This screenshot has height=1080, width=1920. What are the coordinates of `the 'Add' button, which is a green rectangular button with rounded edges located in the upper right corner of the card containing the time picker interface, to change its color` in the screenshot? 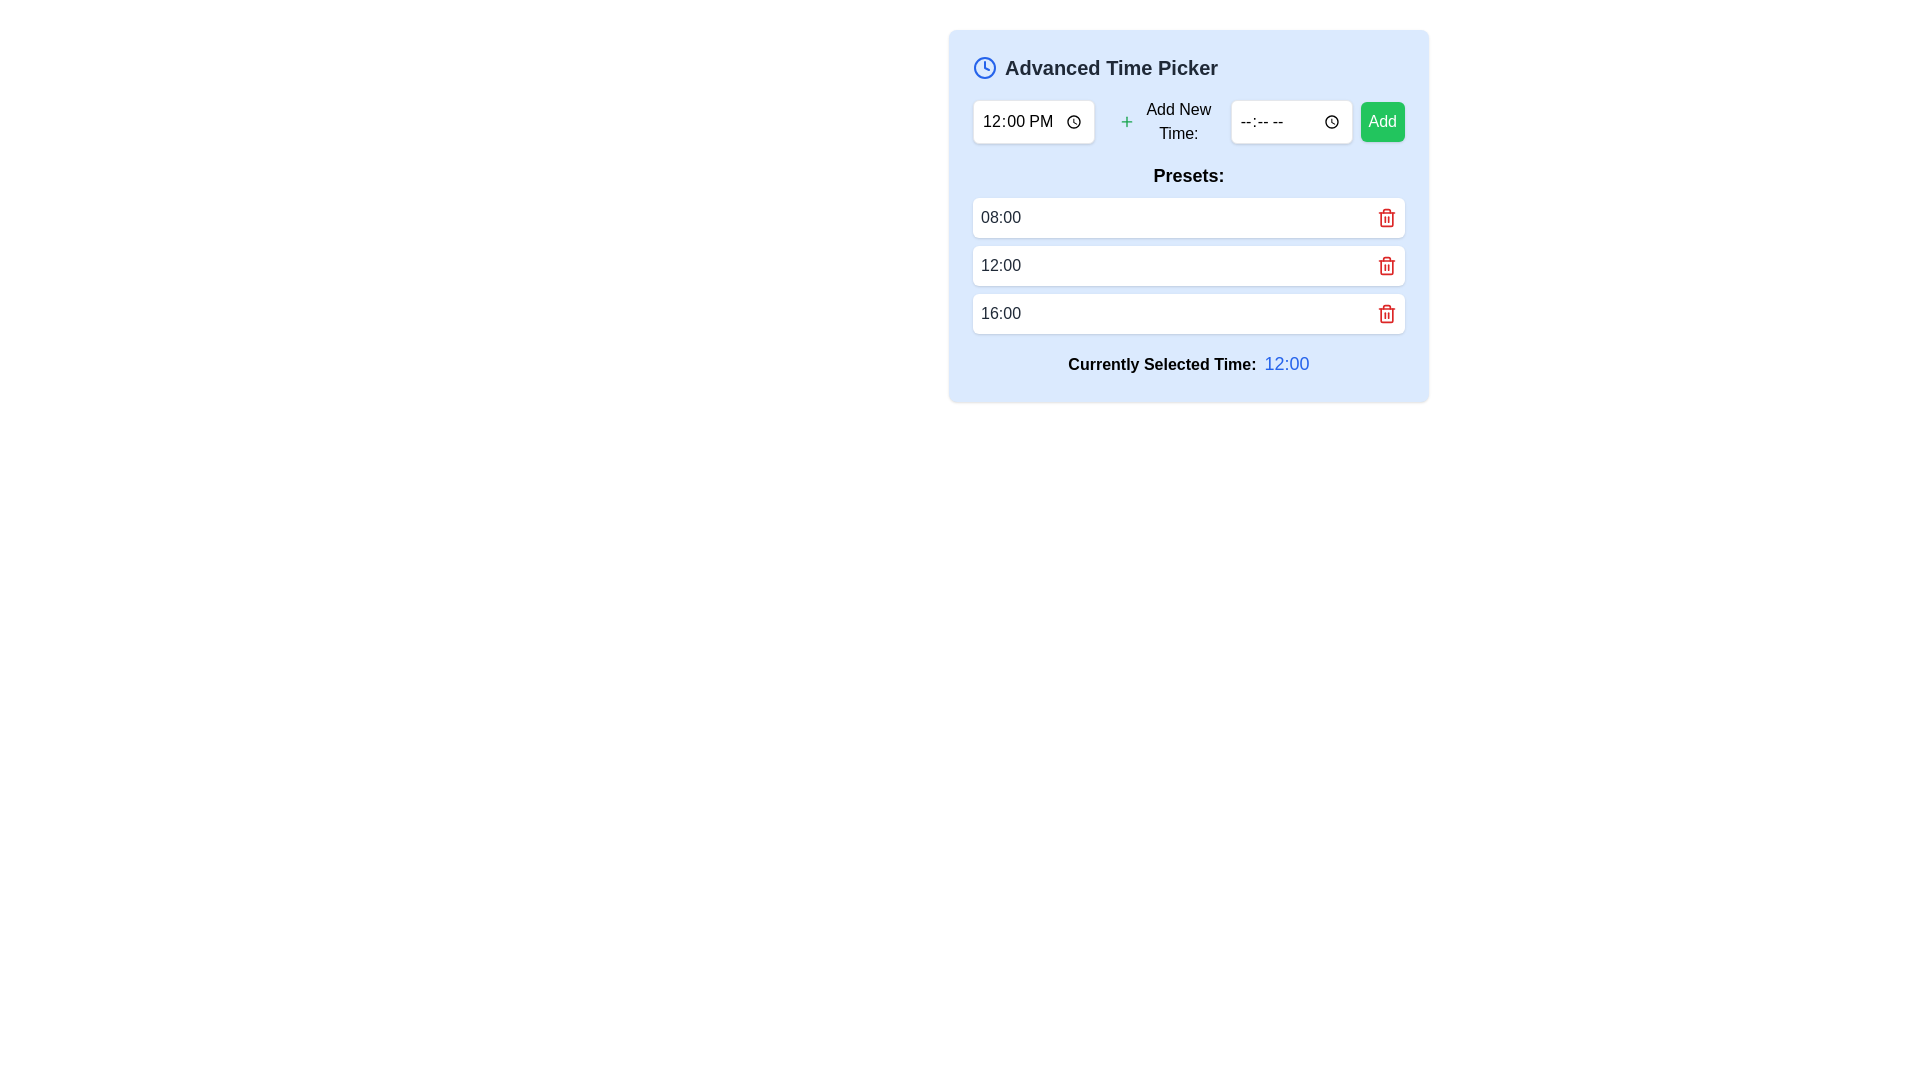 It's located at (1381, 122).